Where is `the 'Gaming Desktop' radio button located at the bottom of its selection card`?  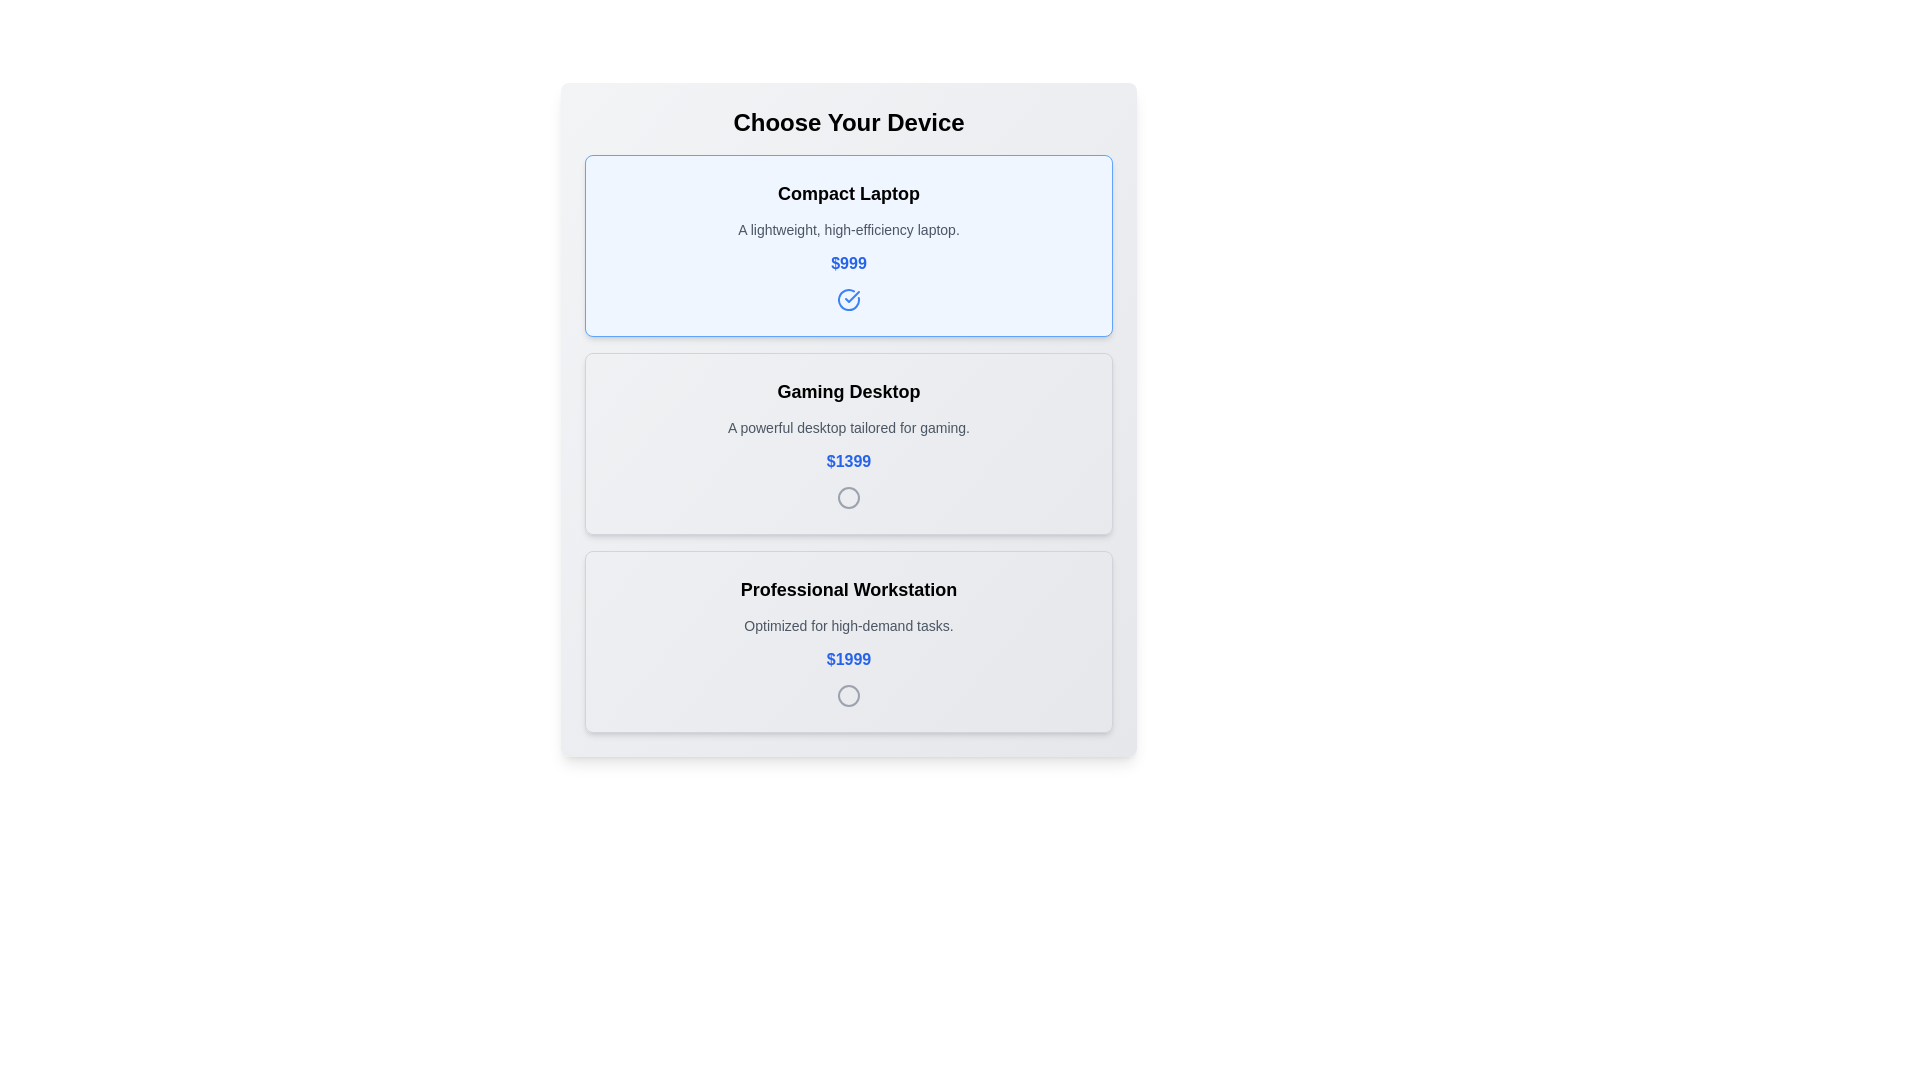
the 'Gaming Desktop' radio button located at the bottom of its selection card is located at coordinates (849, 496).